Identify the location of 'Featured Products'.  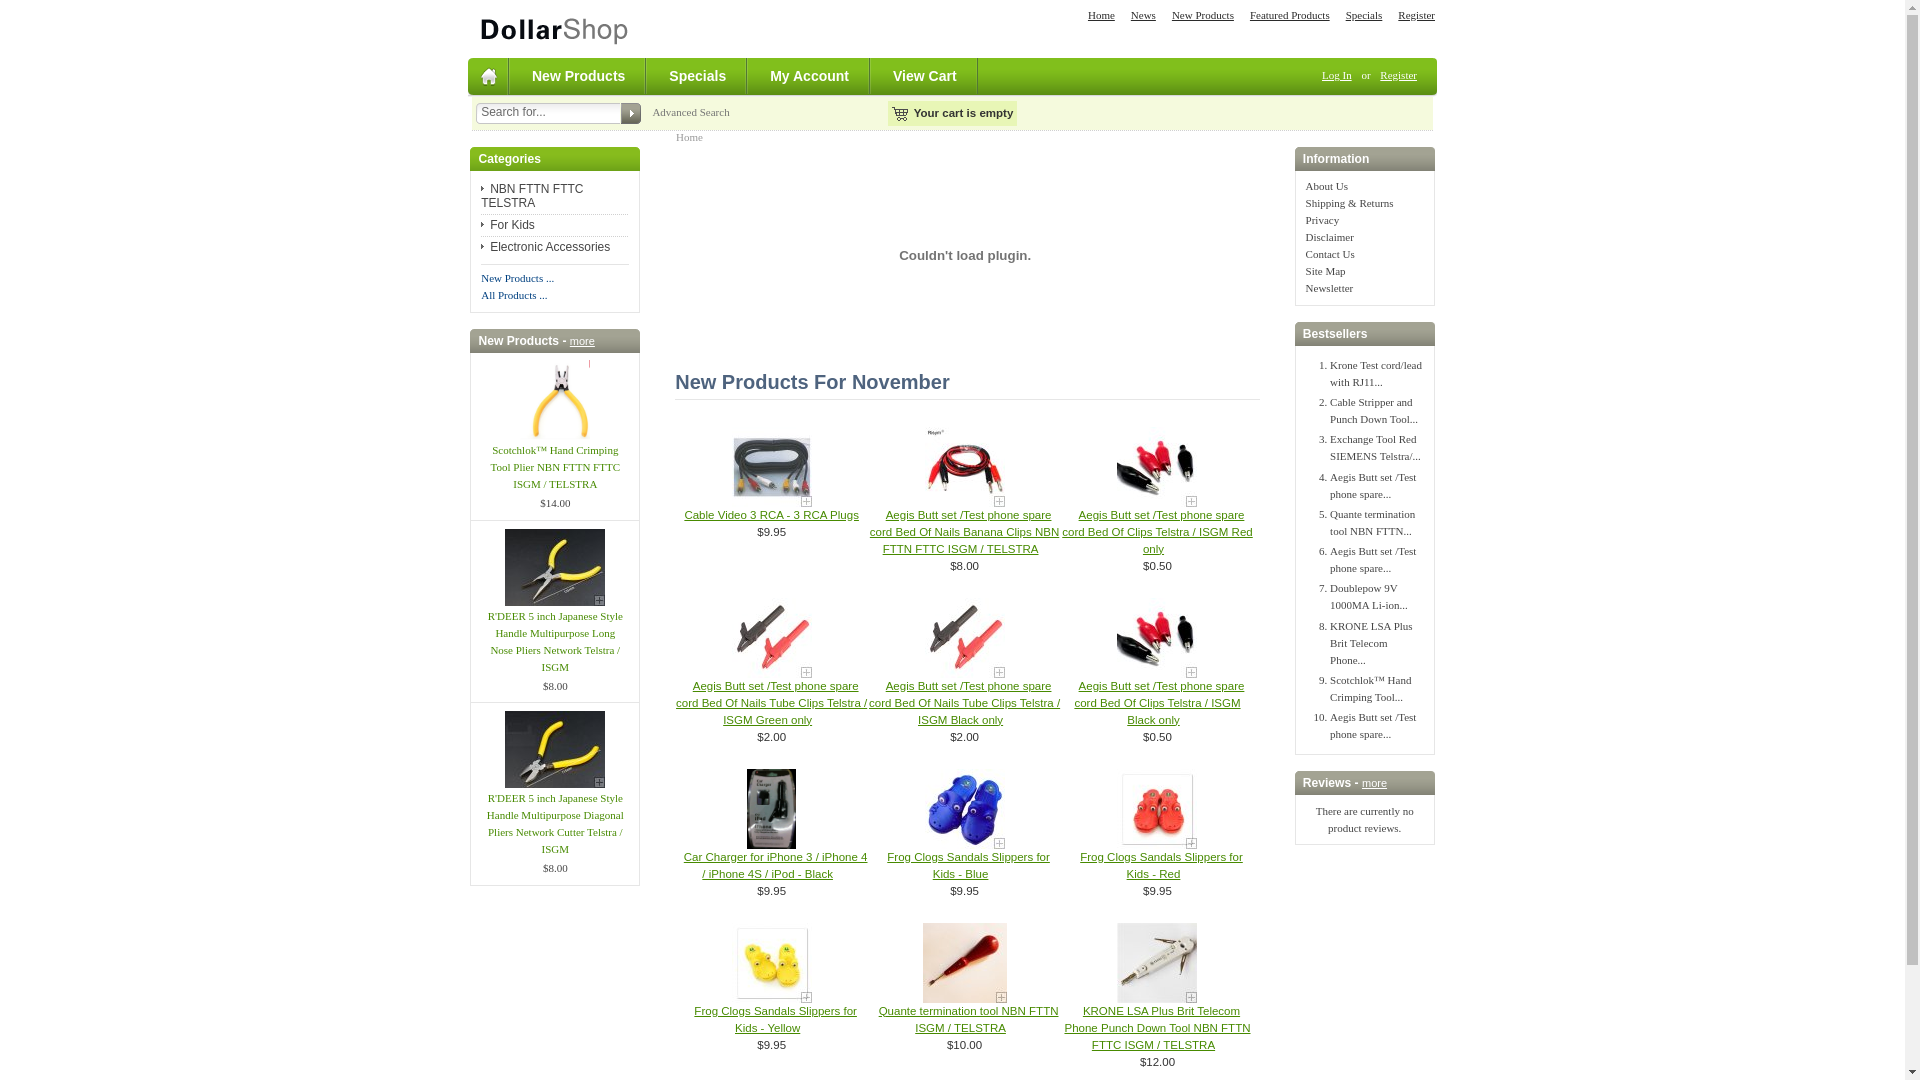
(1290, 15).